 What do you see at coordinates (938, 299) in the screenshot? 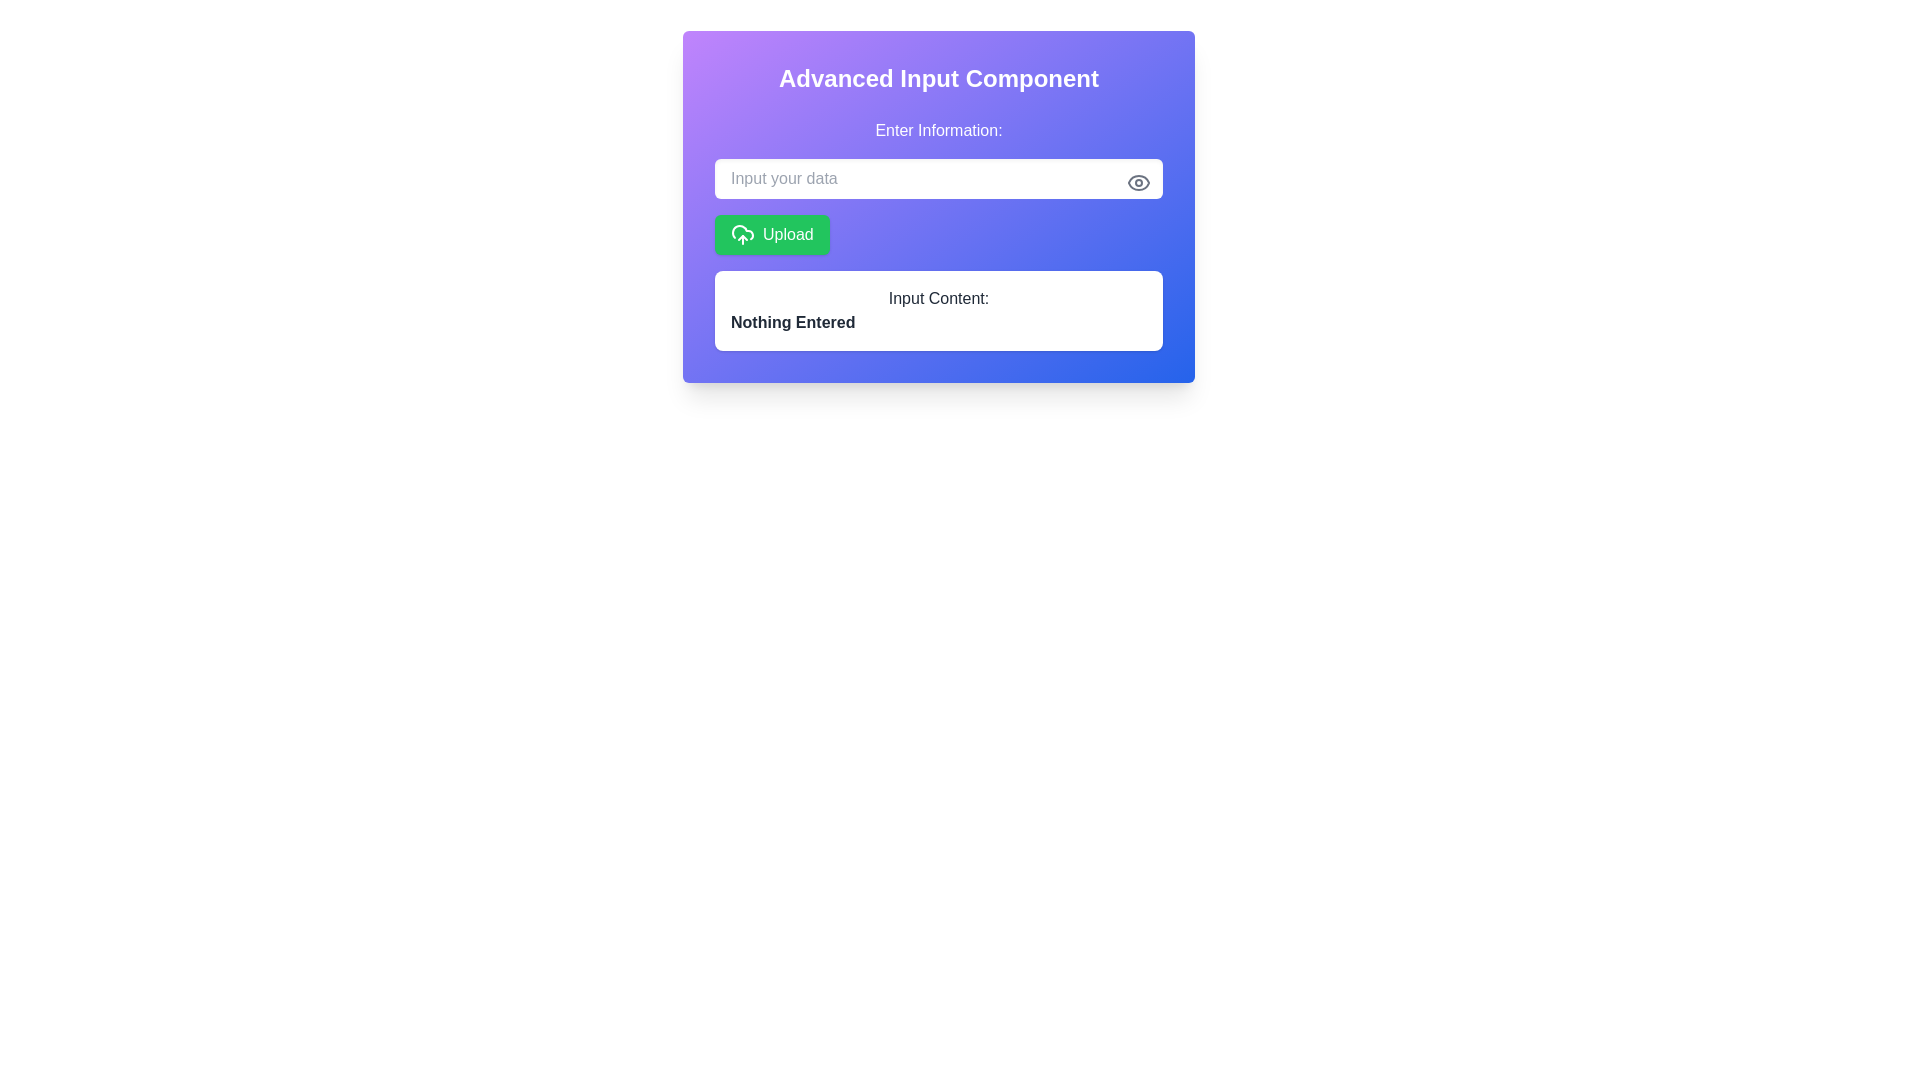
I see `the text label displaying 'Input Content:' which is styled in black color within a white rounded rectangular frame, positioned above the sibling text 'Nothing Entered' in a gradient background panel` at bounding box center [938, 299].